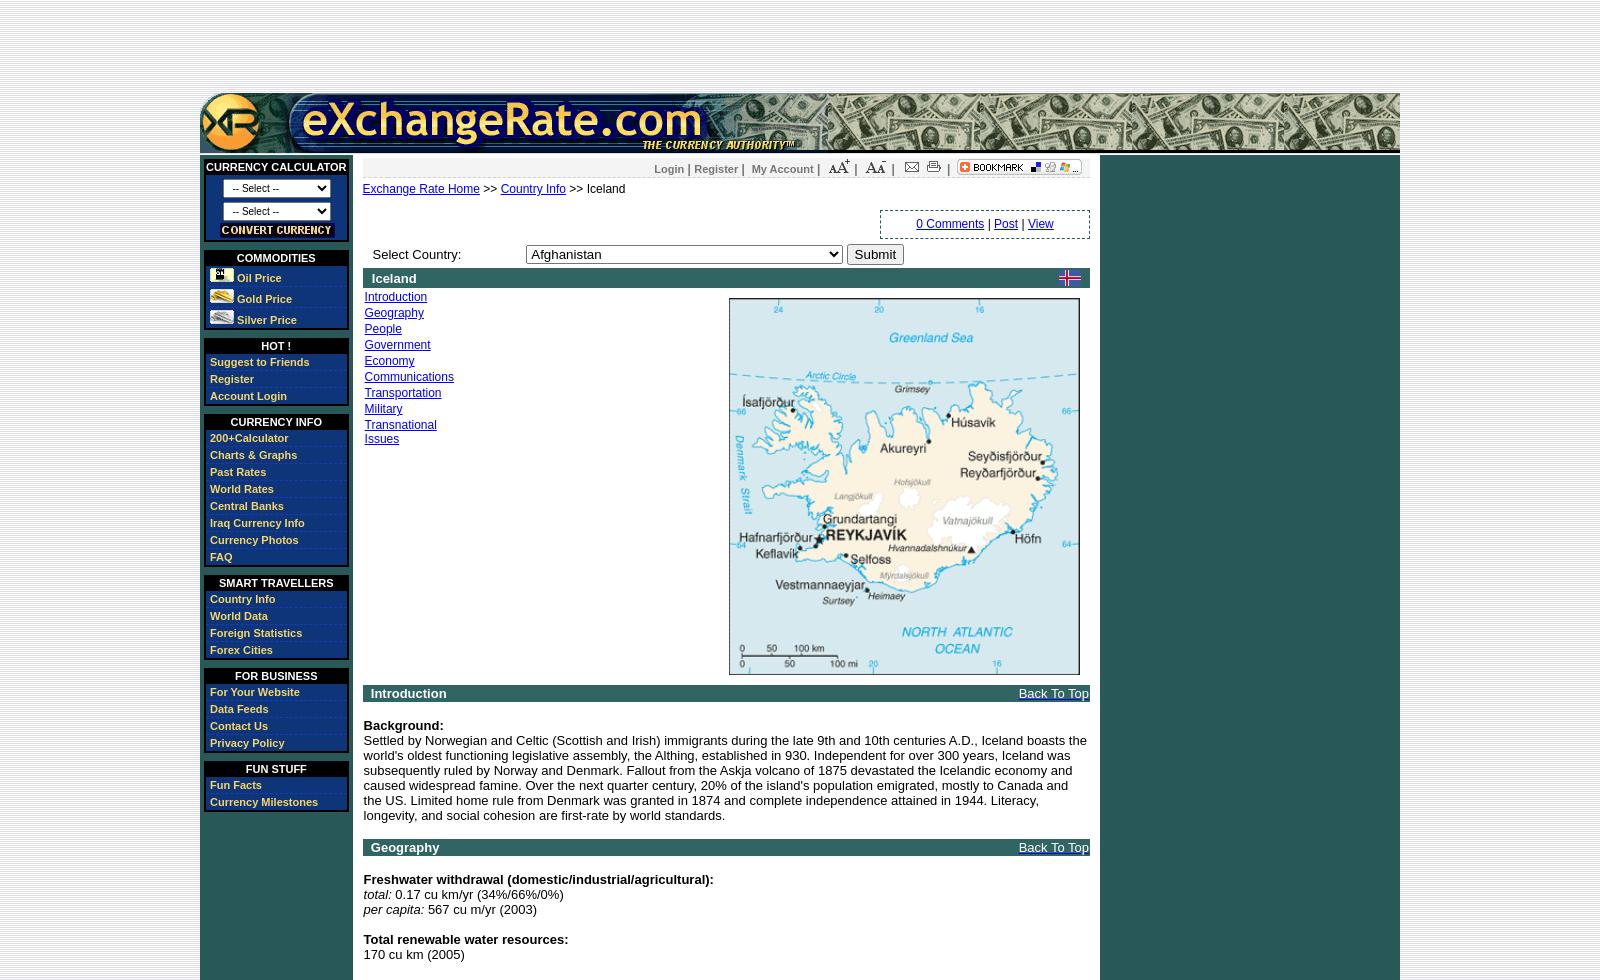 This screenshot has height=980, width=1600. Describe the element at coordinates (1027, 224) in the screenshot. I see `'View'` at that location.